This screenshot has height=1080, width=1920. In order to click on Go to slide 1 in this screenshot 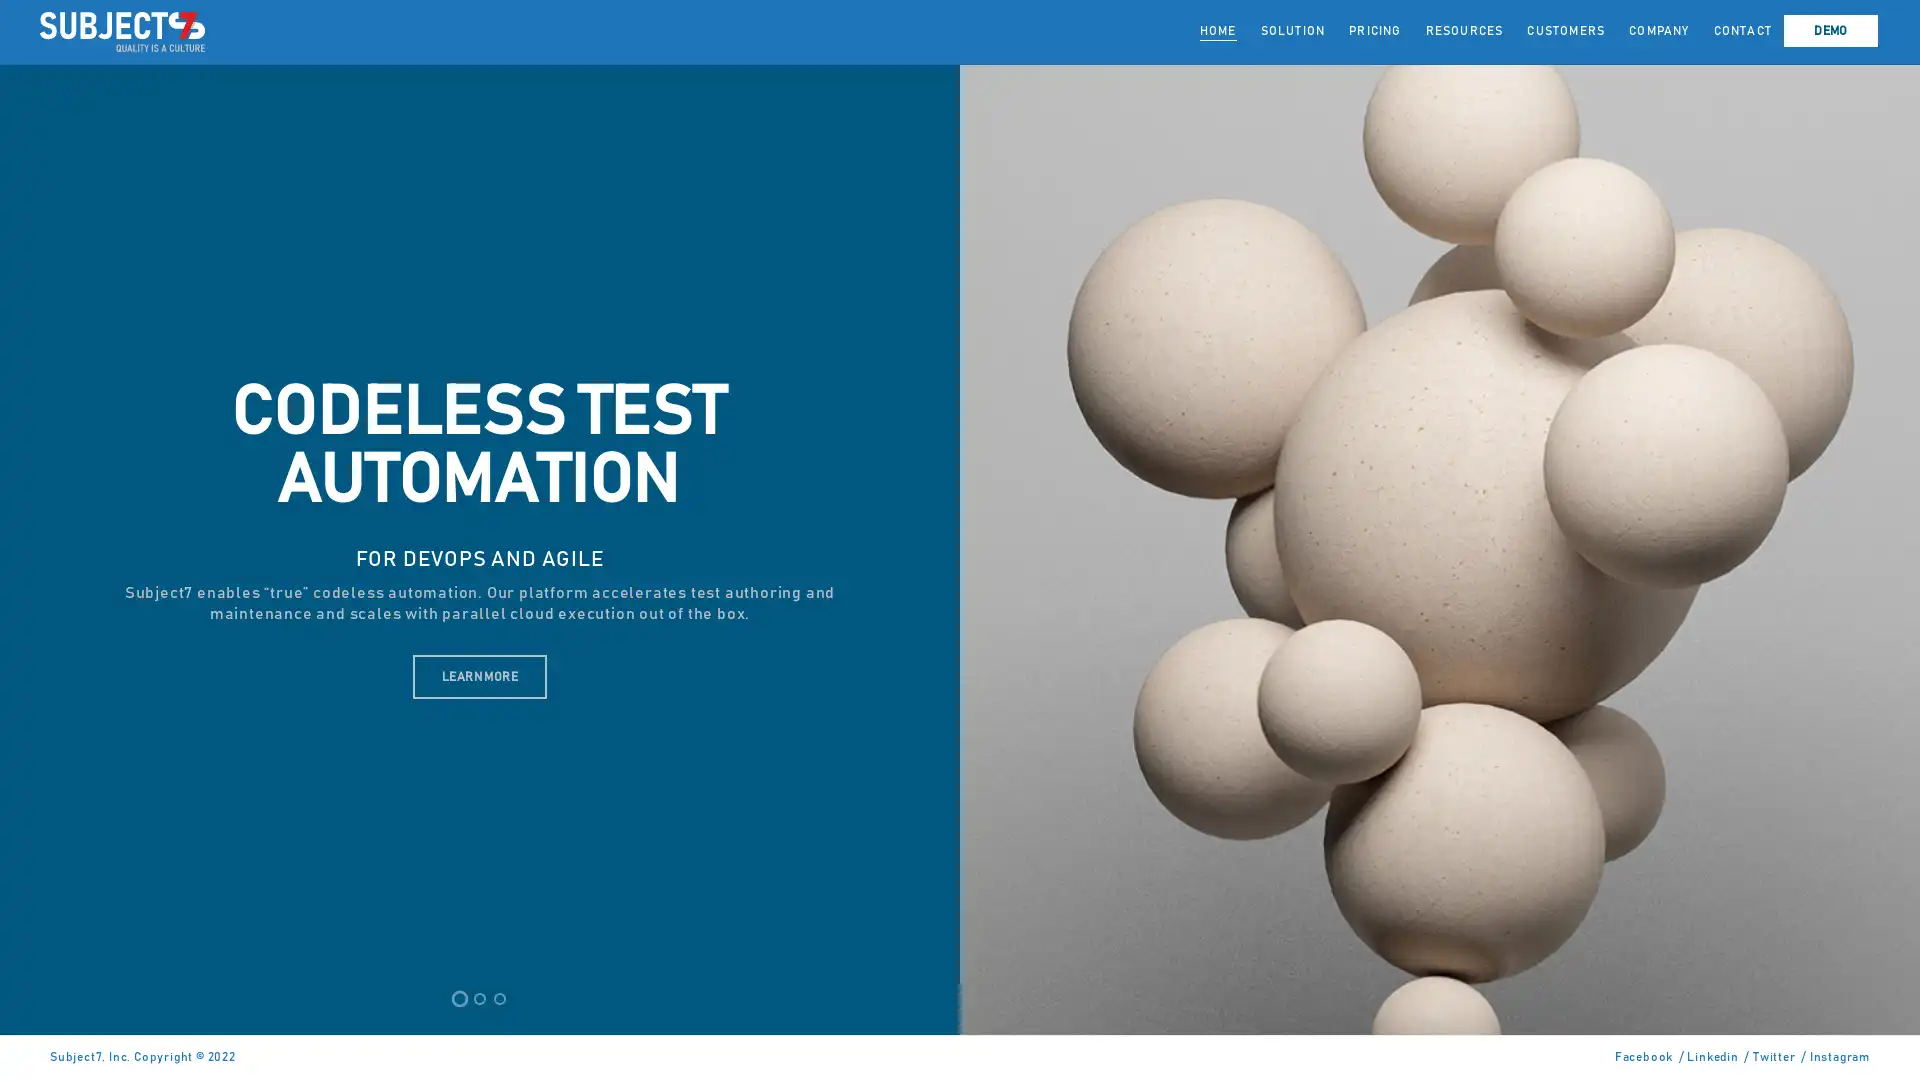, I will do `click(459, 987)`.